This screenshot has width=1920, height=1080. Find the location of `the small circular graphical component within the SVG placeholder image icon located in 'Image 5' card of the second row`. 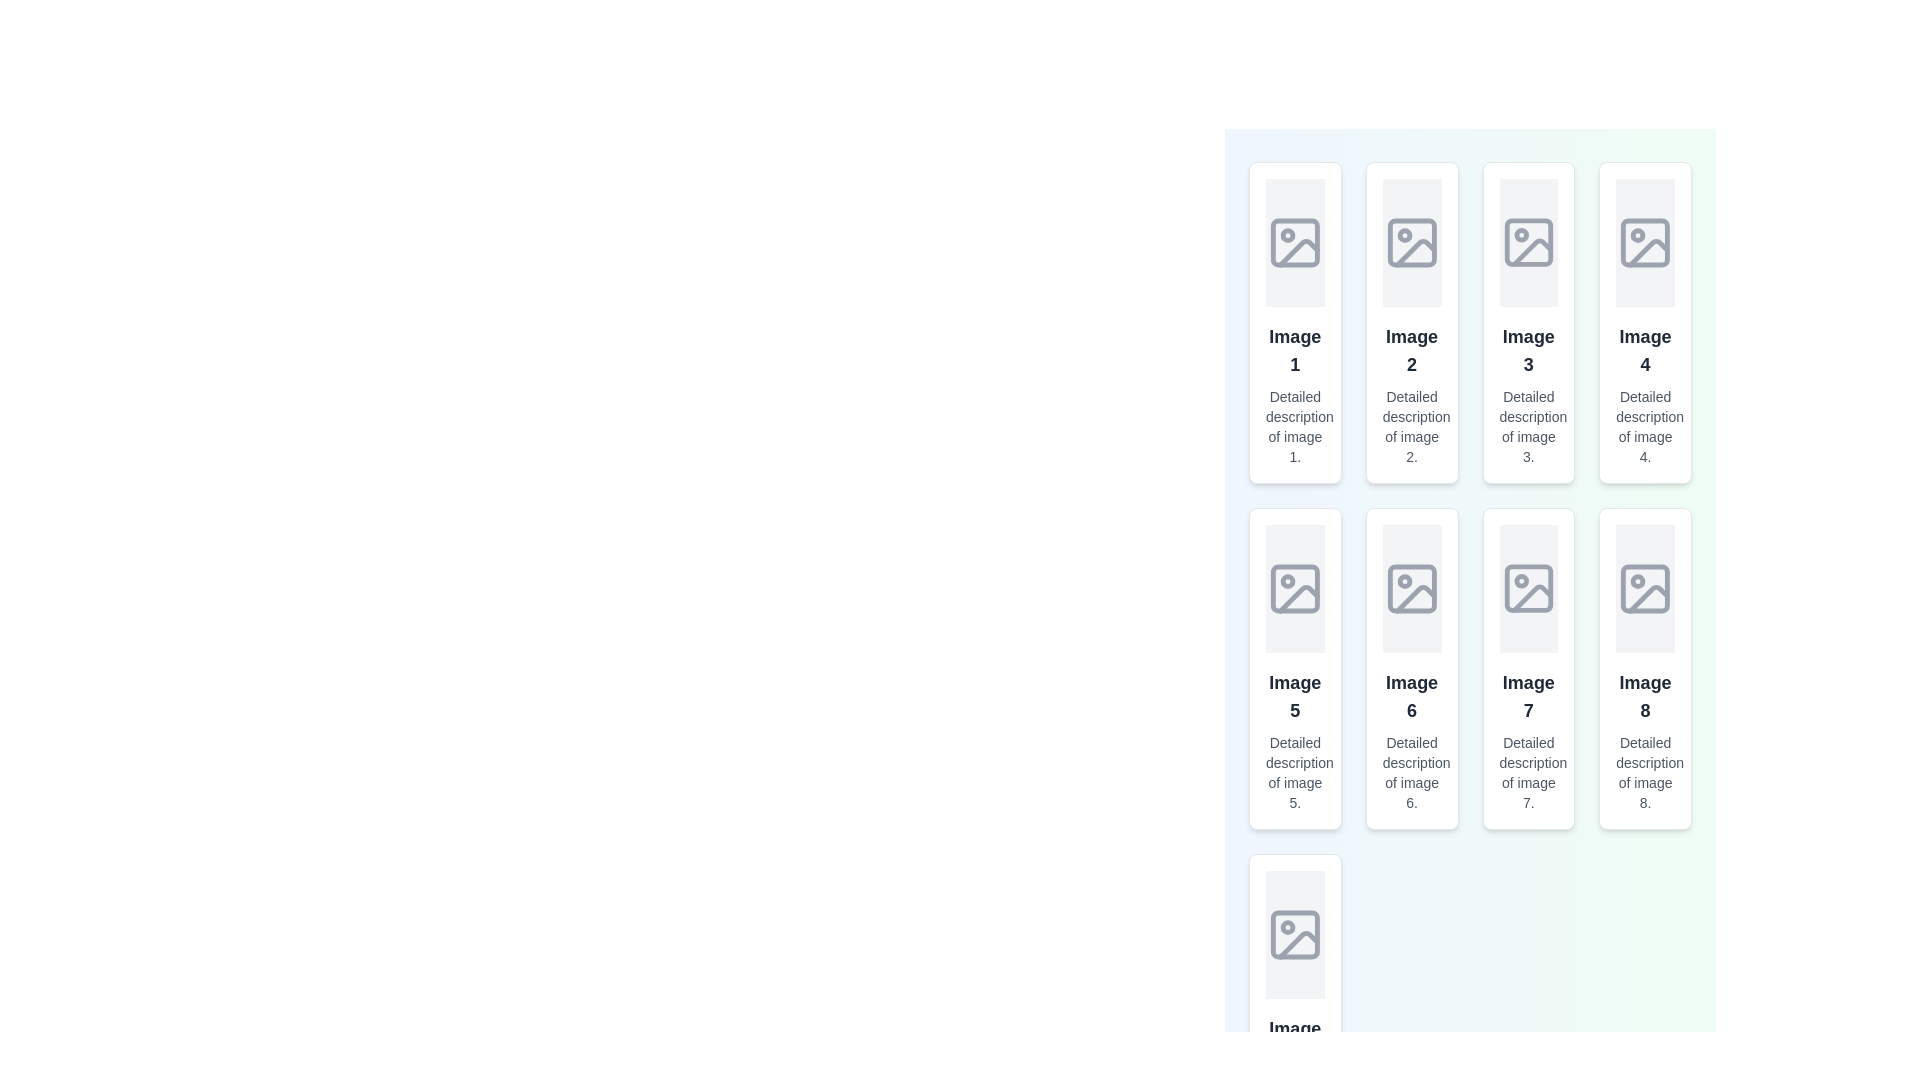

the small circular graphical component within the SVG placeholder image icon located in 'Image 5' card of the second row is located at coordinates (1287, 581).